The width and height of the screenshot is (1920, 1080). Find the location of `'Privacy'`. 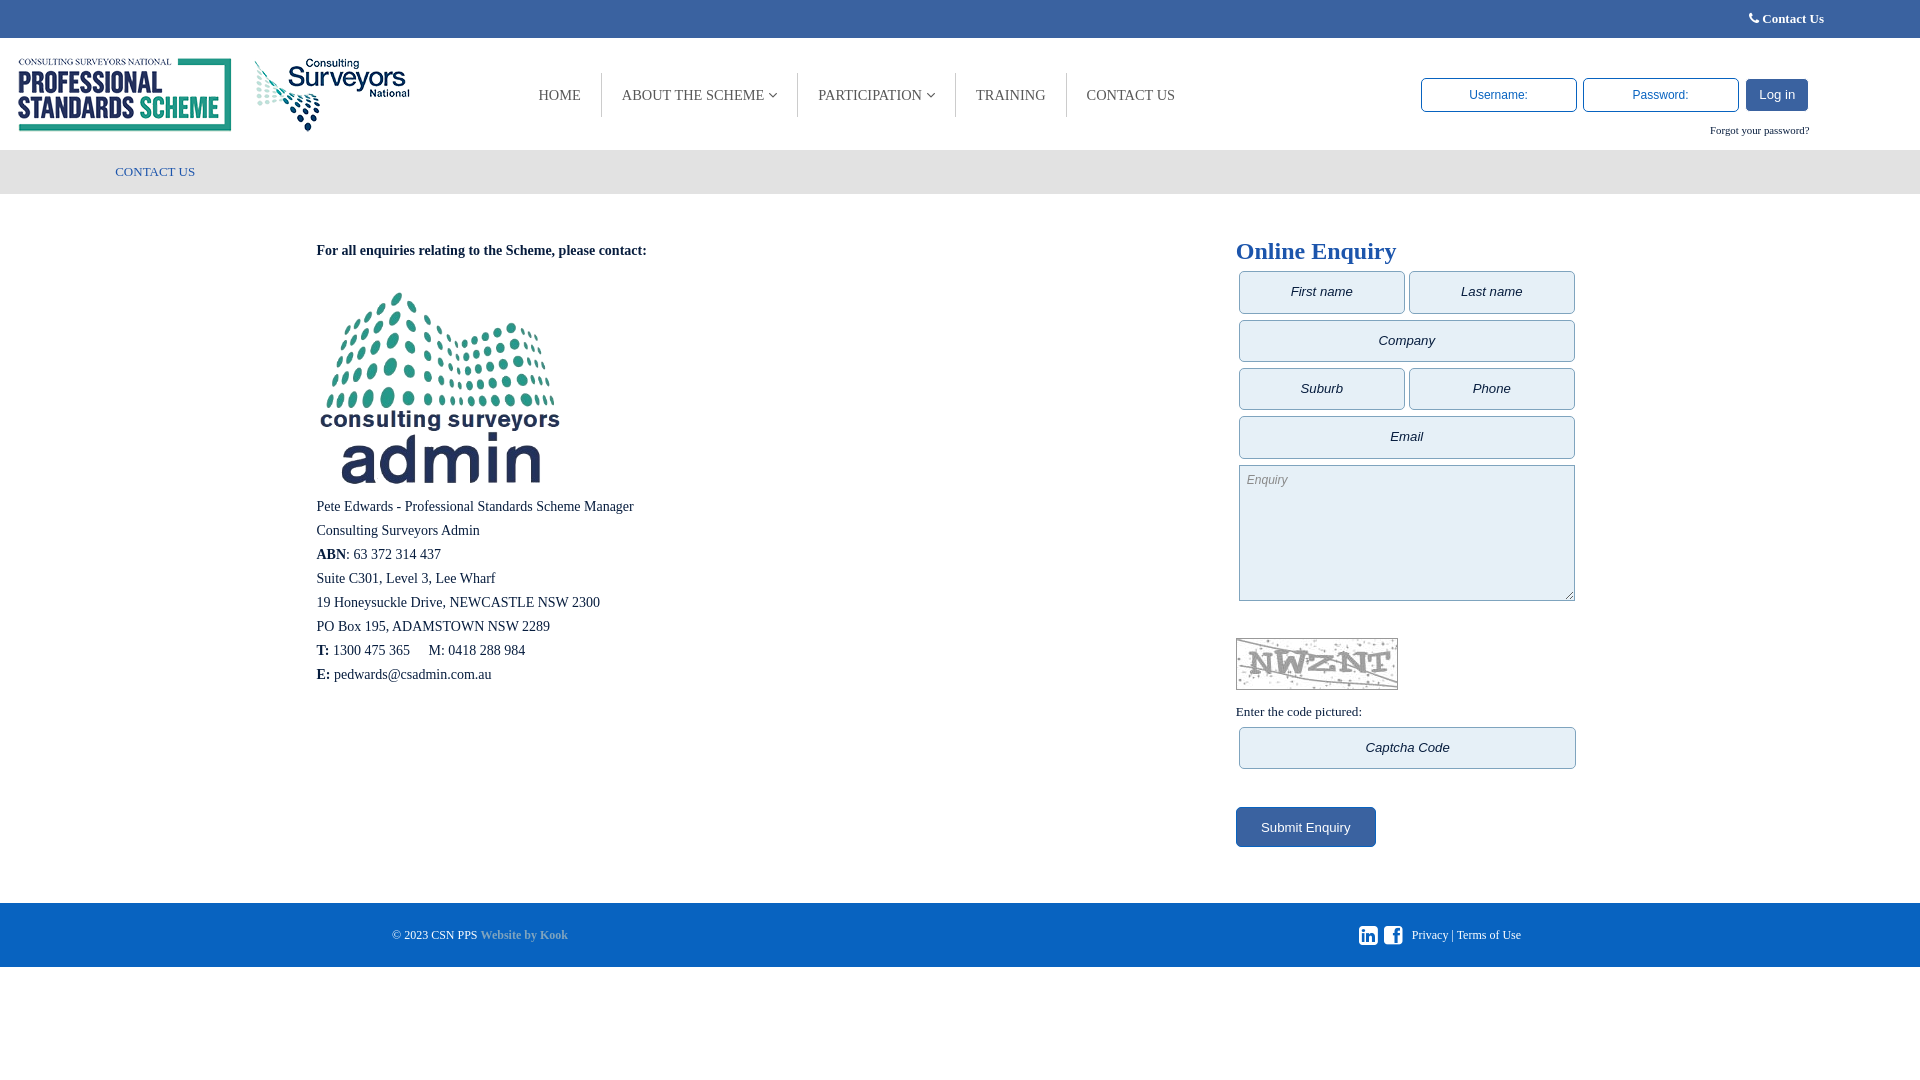

'Privacy' is located at coordinates (1429, 934).